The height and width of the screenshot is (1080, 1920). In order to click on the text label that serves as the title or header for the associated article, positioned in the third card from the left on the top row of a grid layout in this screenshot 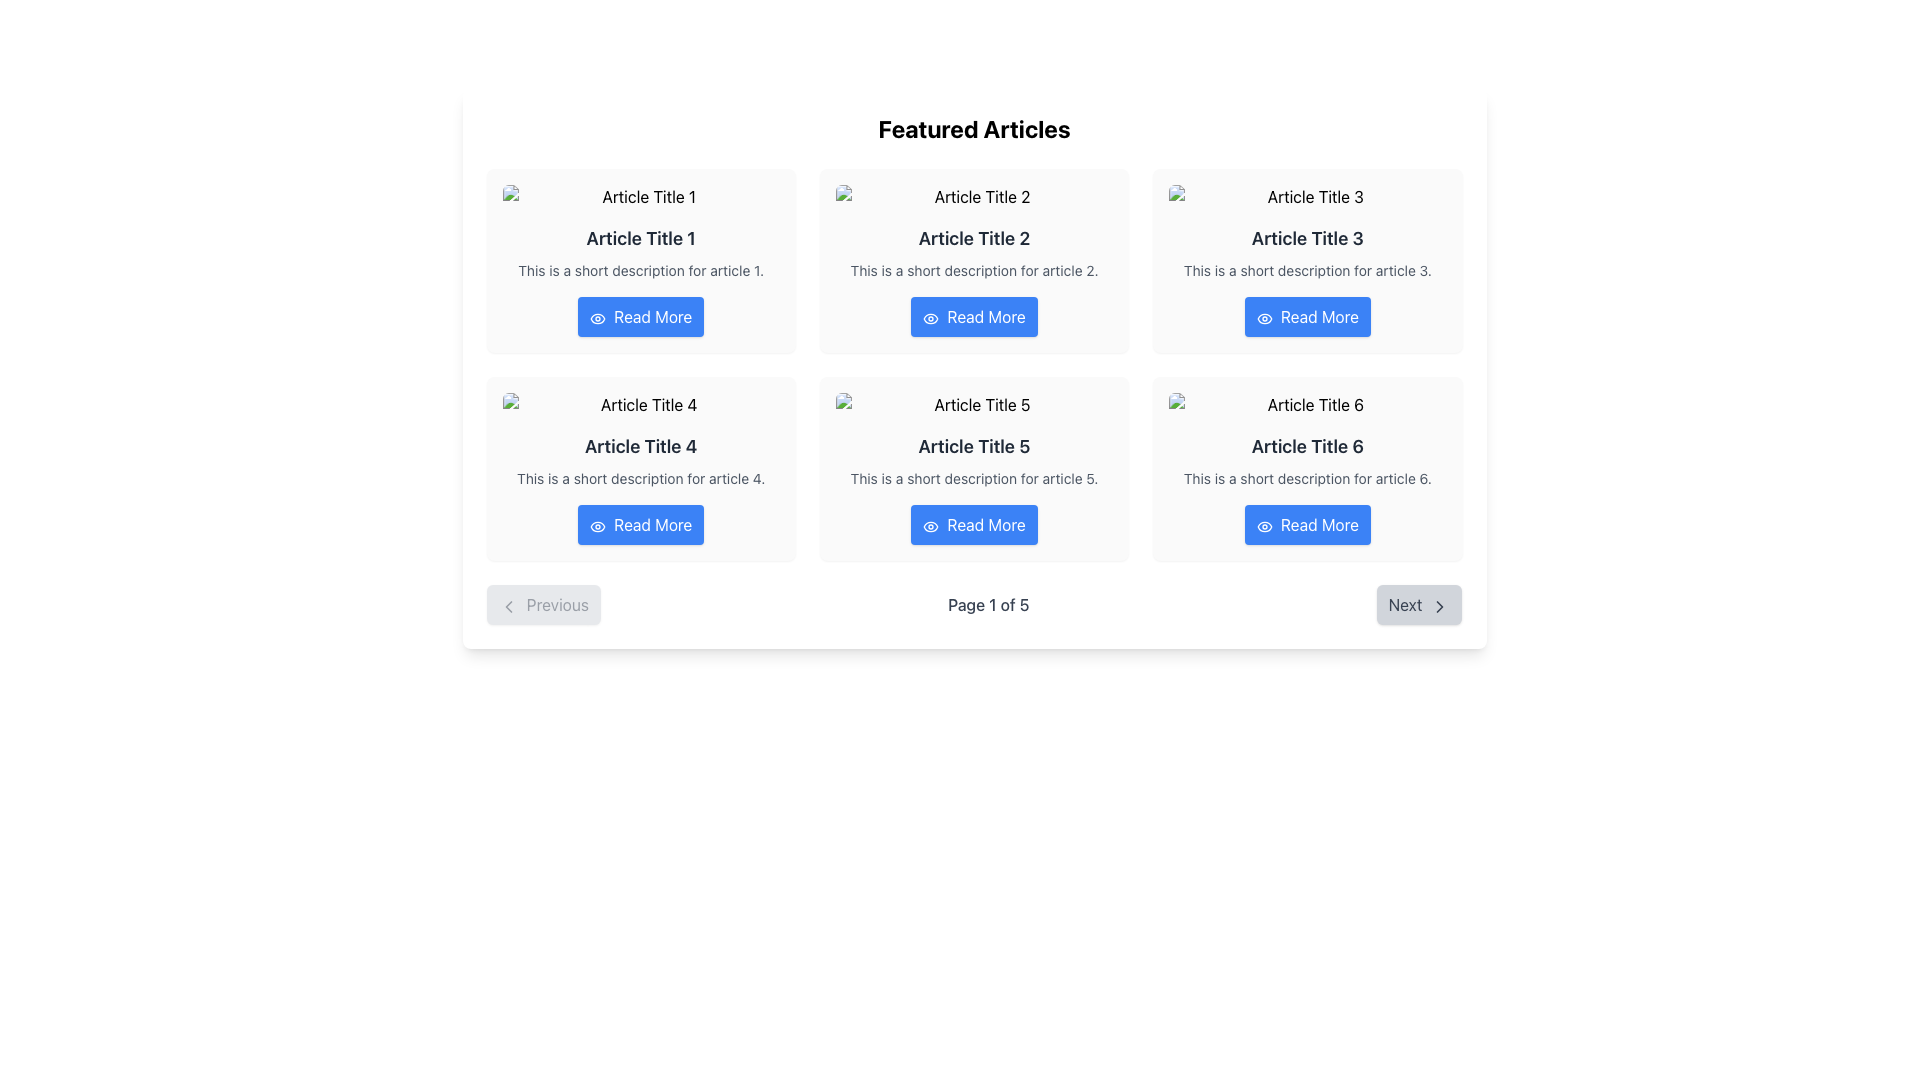, I will do `click(1307, 238)`.